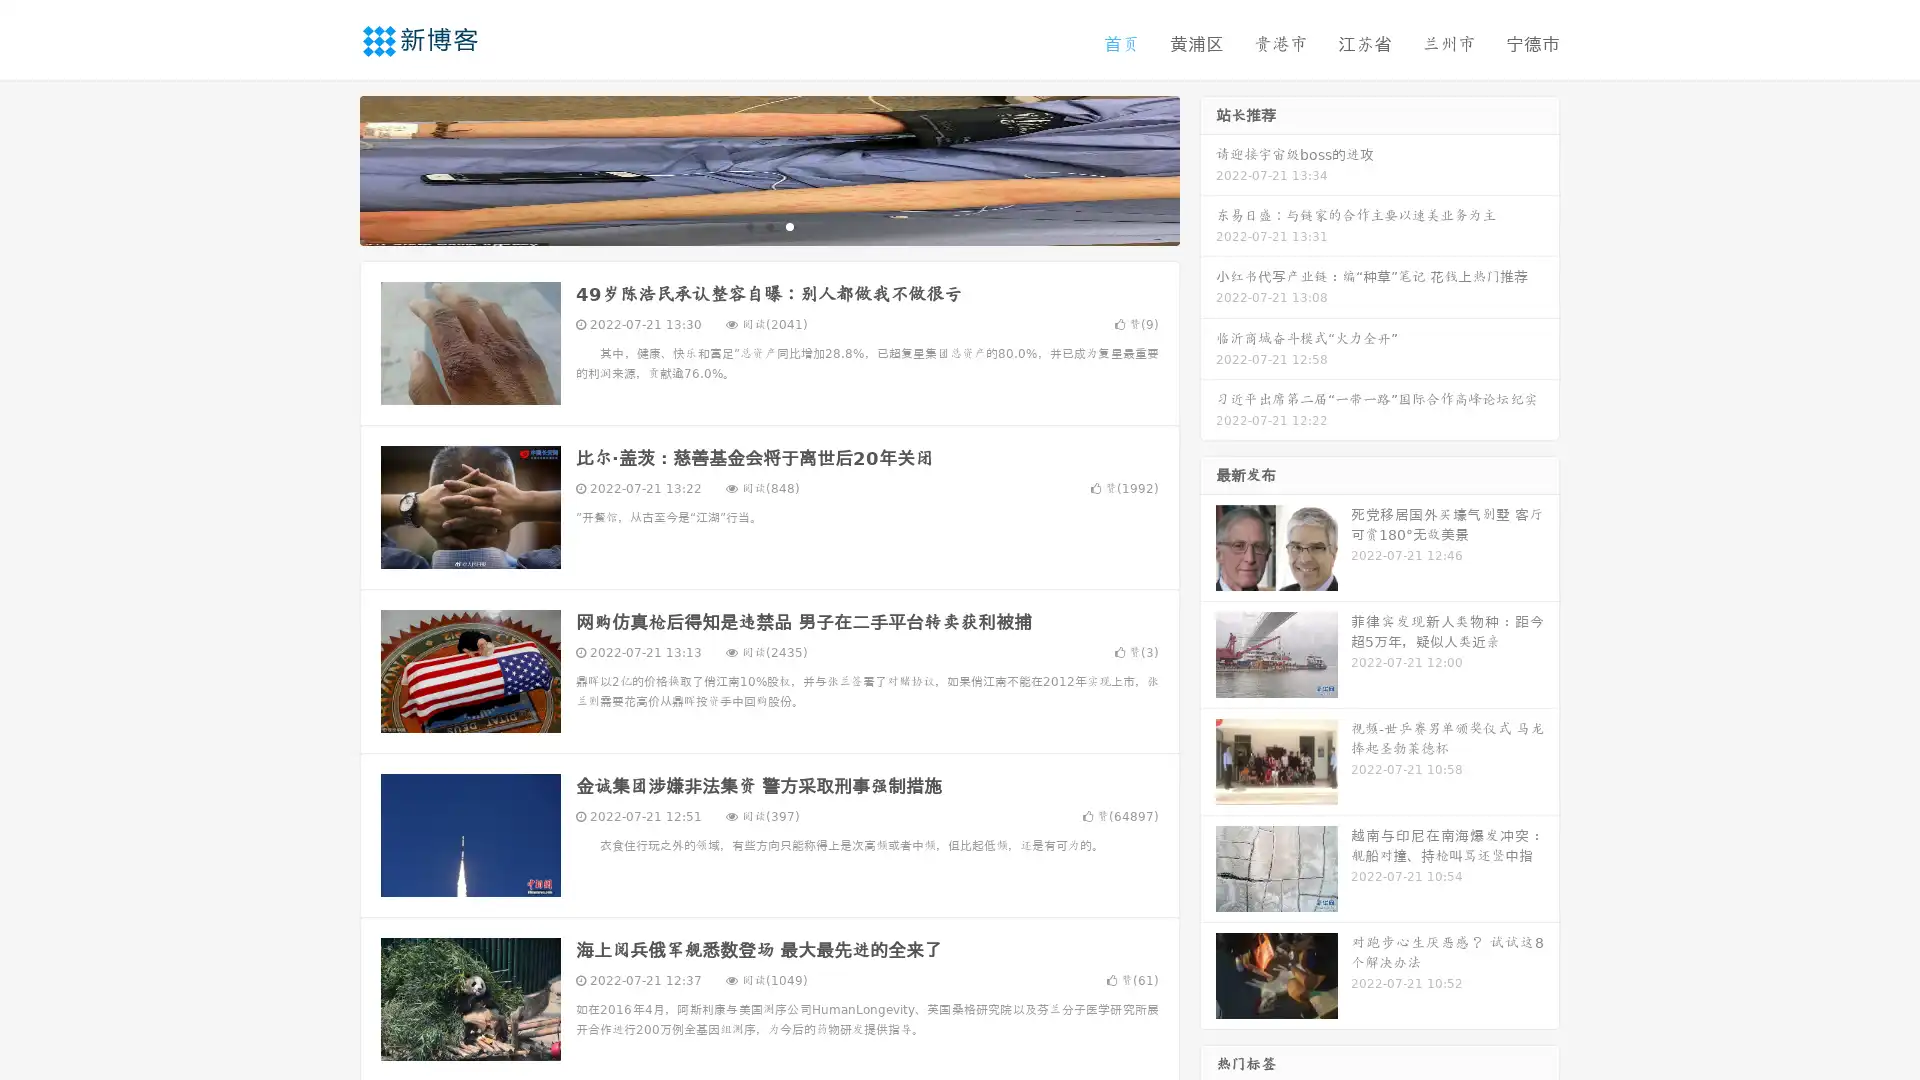  I want to click on Go to slide 1, so click(748, 225).